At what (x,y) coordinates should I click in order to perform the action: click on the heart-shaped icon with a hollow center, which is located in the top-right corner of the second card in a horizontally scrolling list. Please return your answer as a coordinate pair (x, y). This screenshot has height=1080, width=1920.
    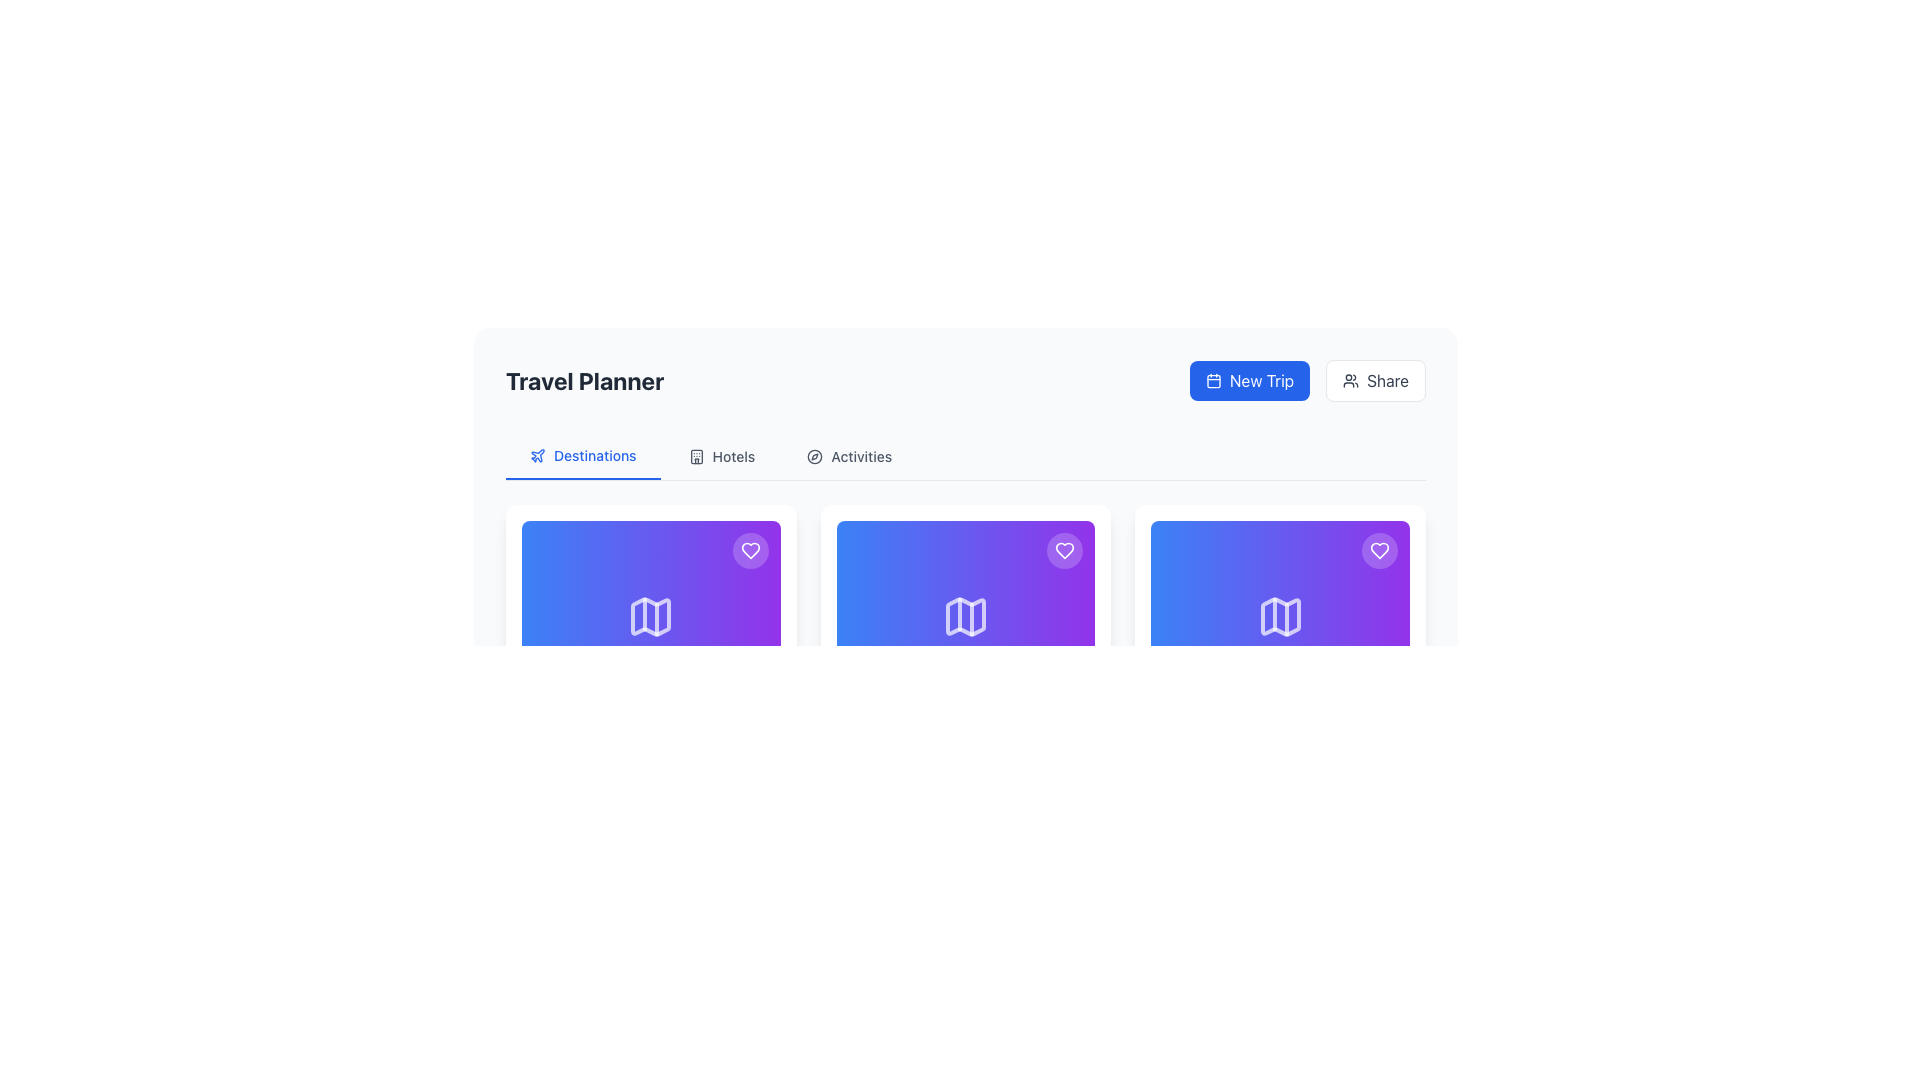
    Looking at the image, I should click on (1378, 551).